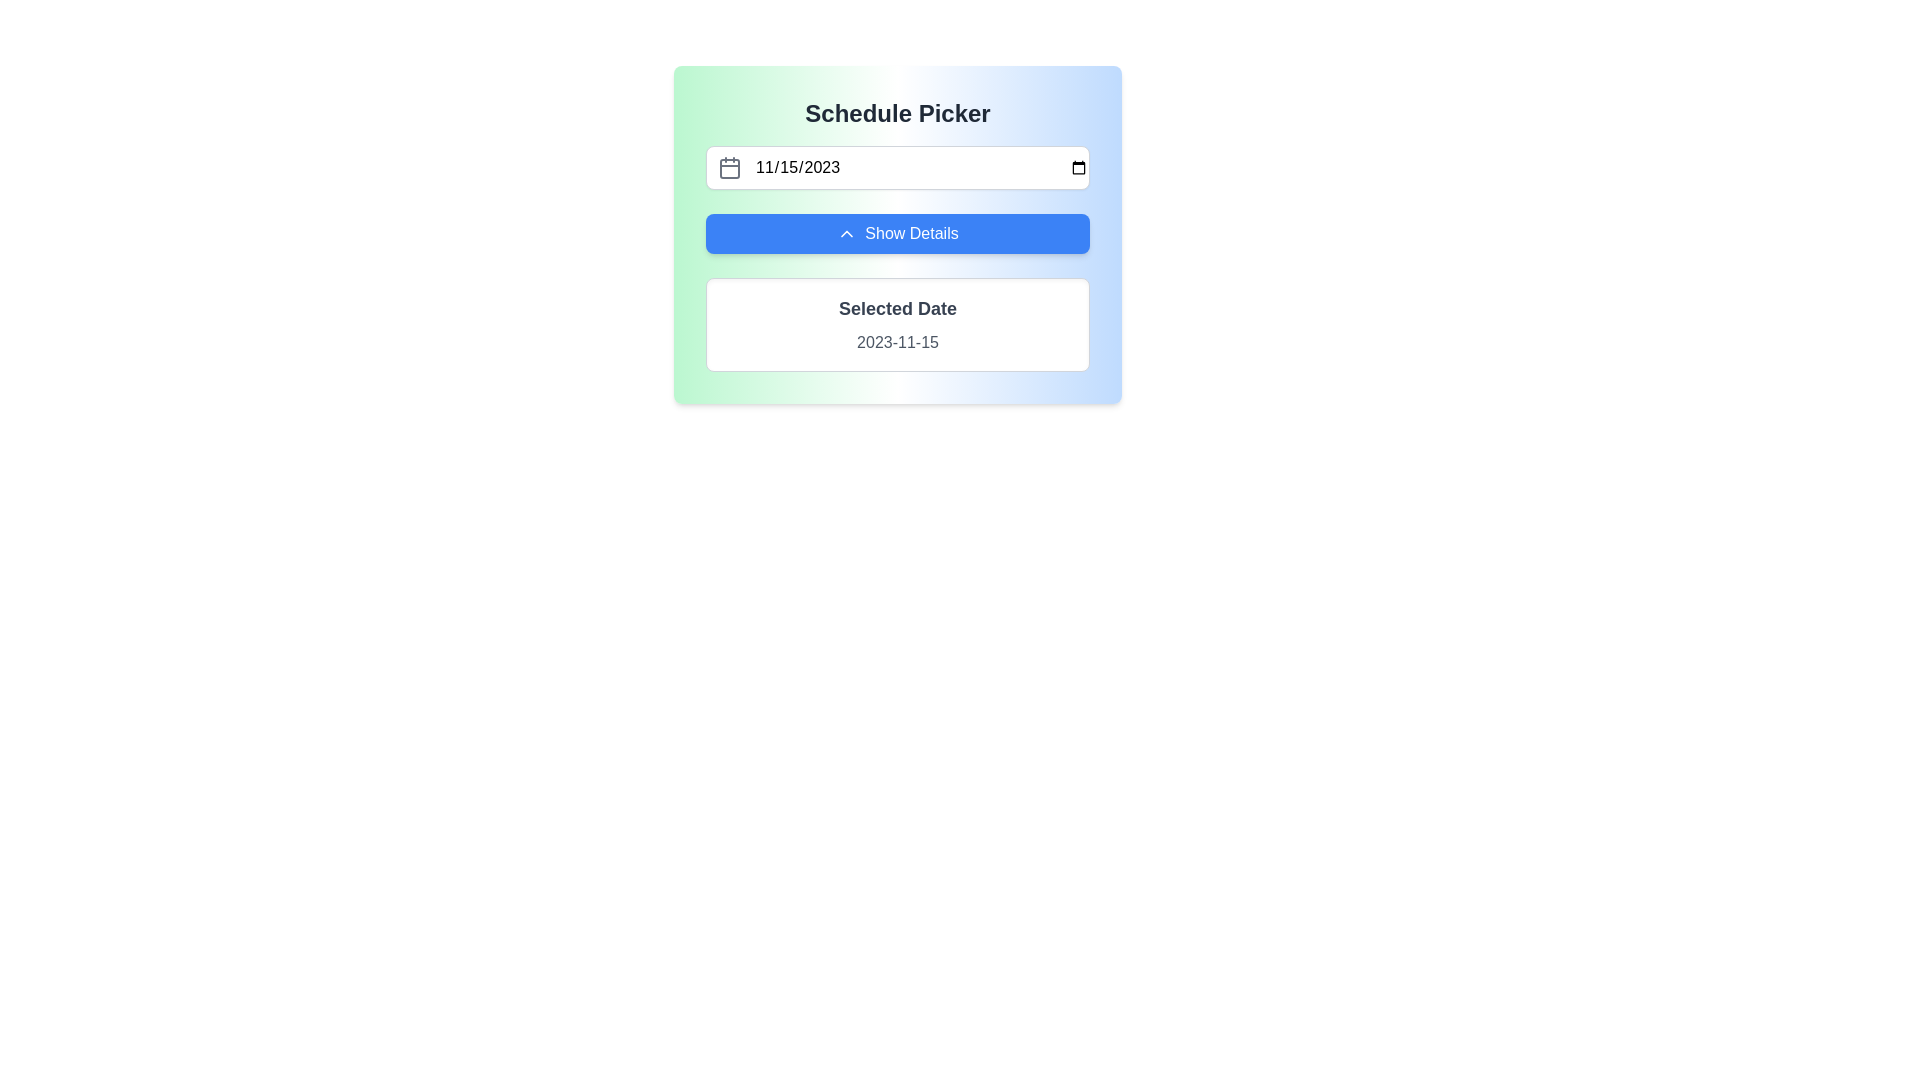  Describe the element at coordinates (847, 233) in the screenshot. I see `the chevron icon located inside the 'Show Details' button, which indicates additional functionality or a collapsible interaction` at that location.